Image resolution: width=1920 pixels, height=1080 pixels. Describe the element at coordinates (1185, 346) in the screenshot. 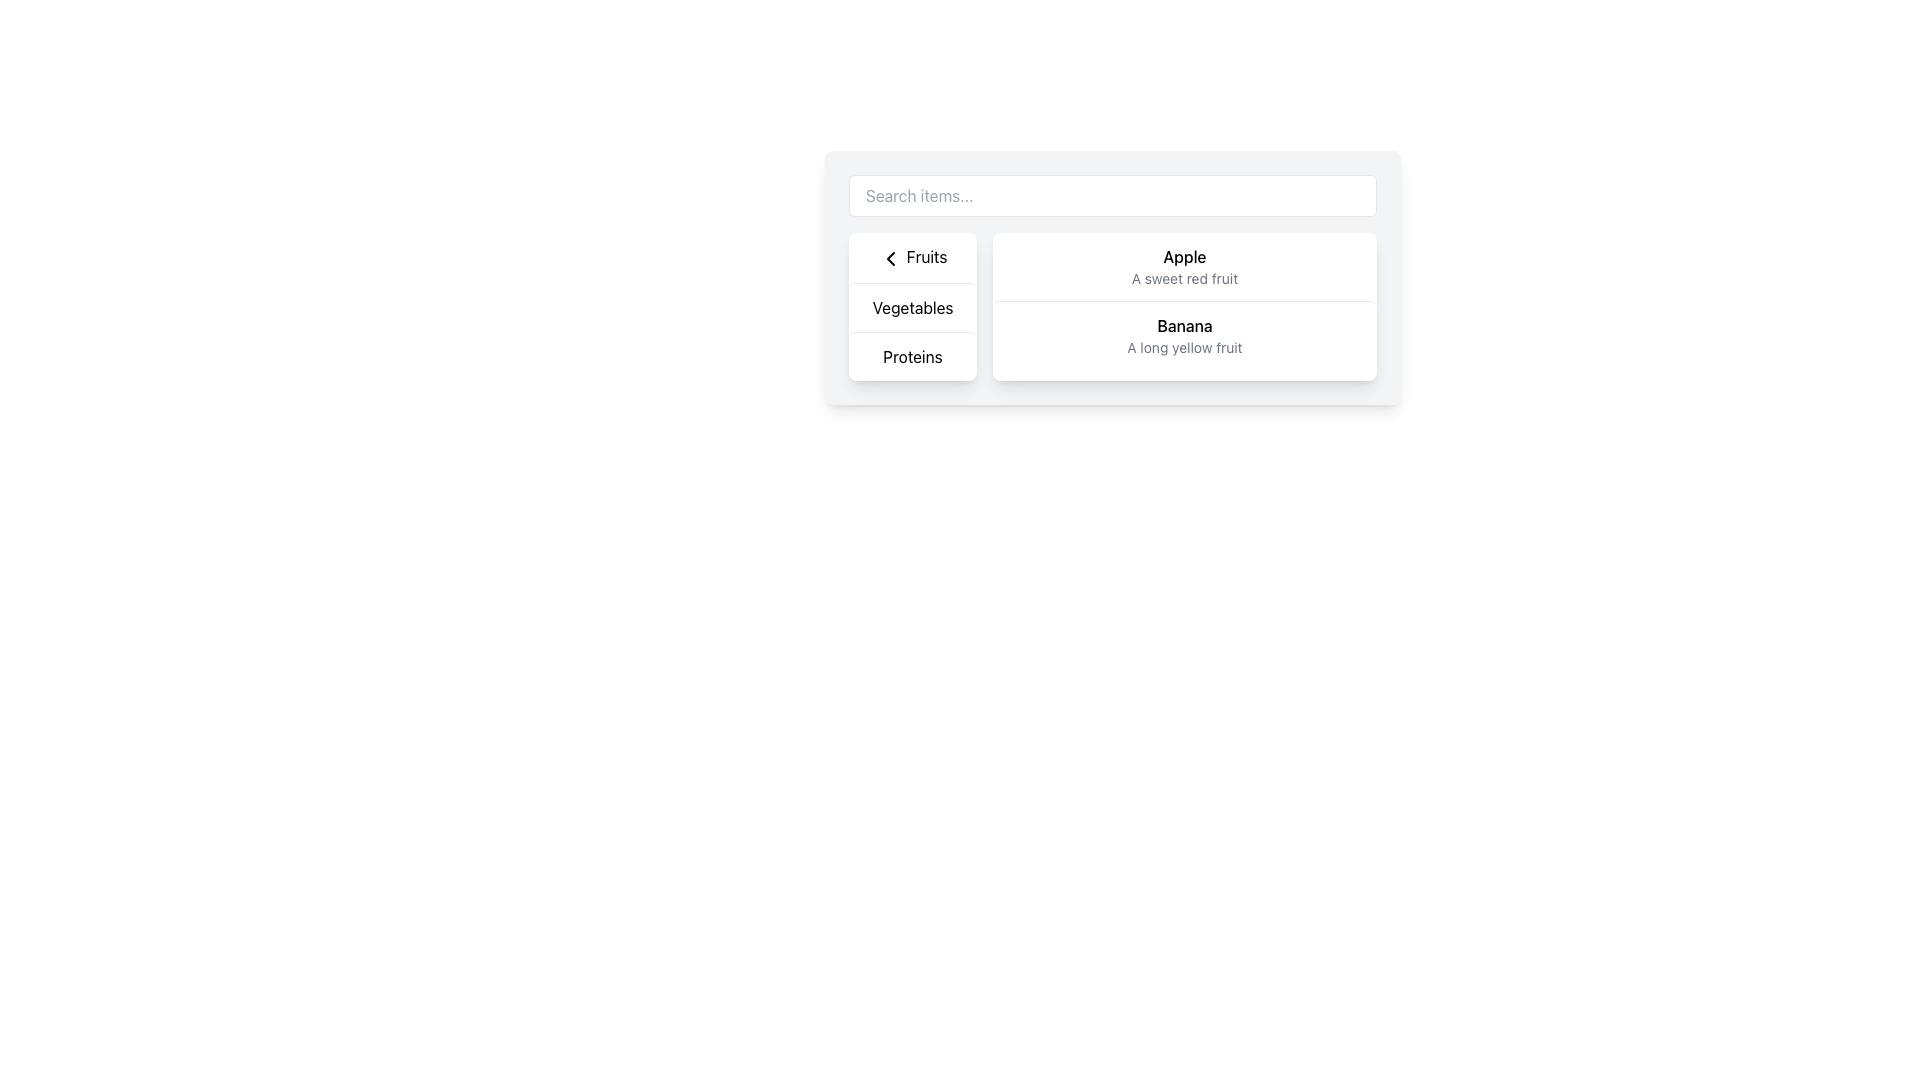

I see `descriptive text label located under the 'Banana' title in the middle section of the interface` at that location.